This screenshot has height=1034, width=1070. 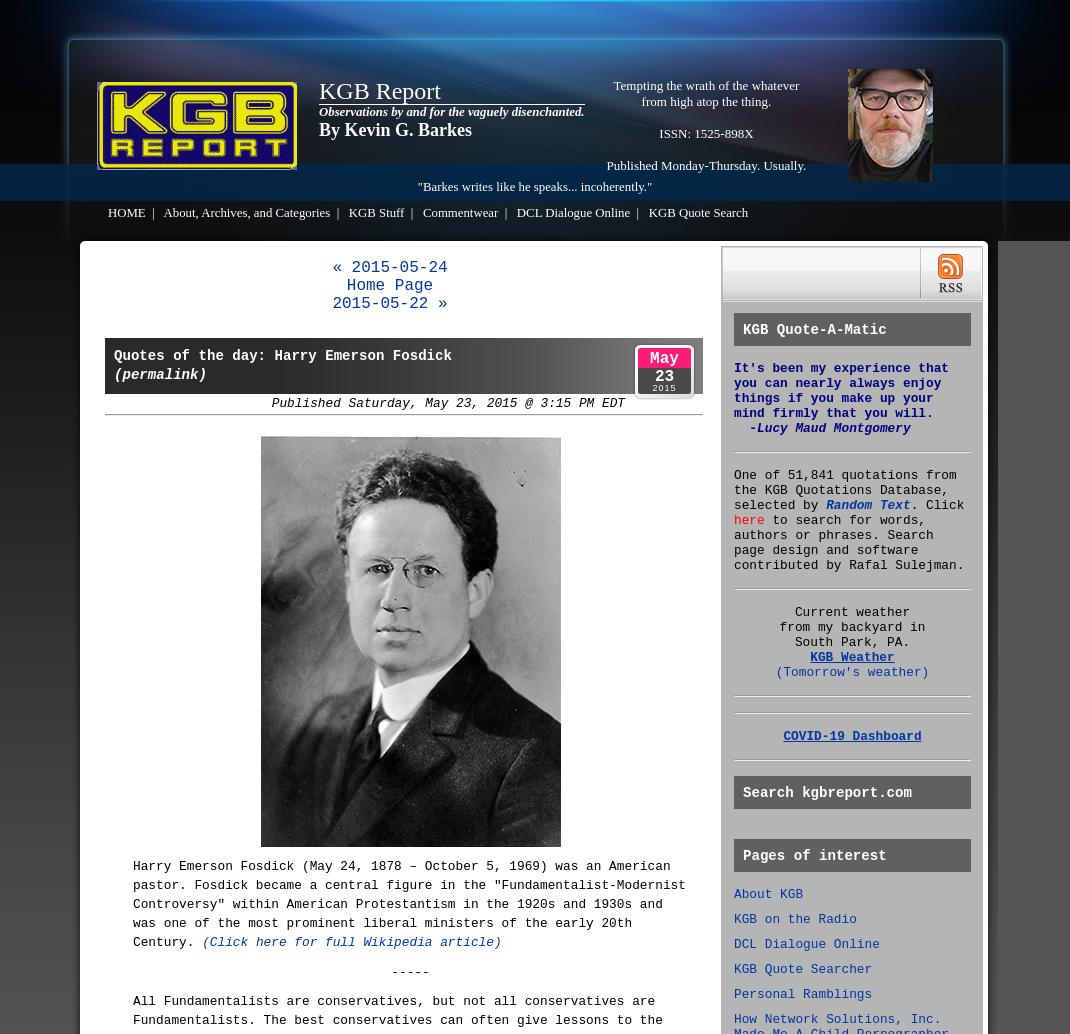 I want to click on 'About KGB', so click(x=767, y=893).